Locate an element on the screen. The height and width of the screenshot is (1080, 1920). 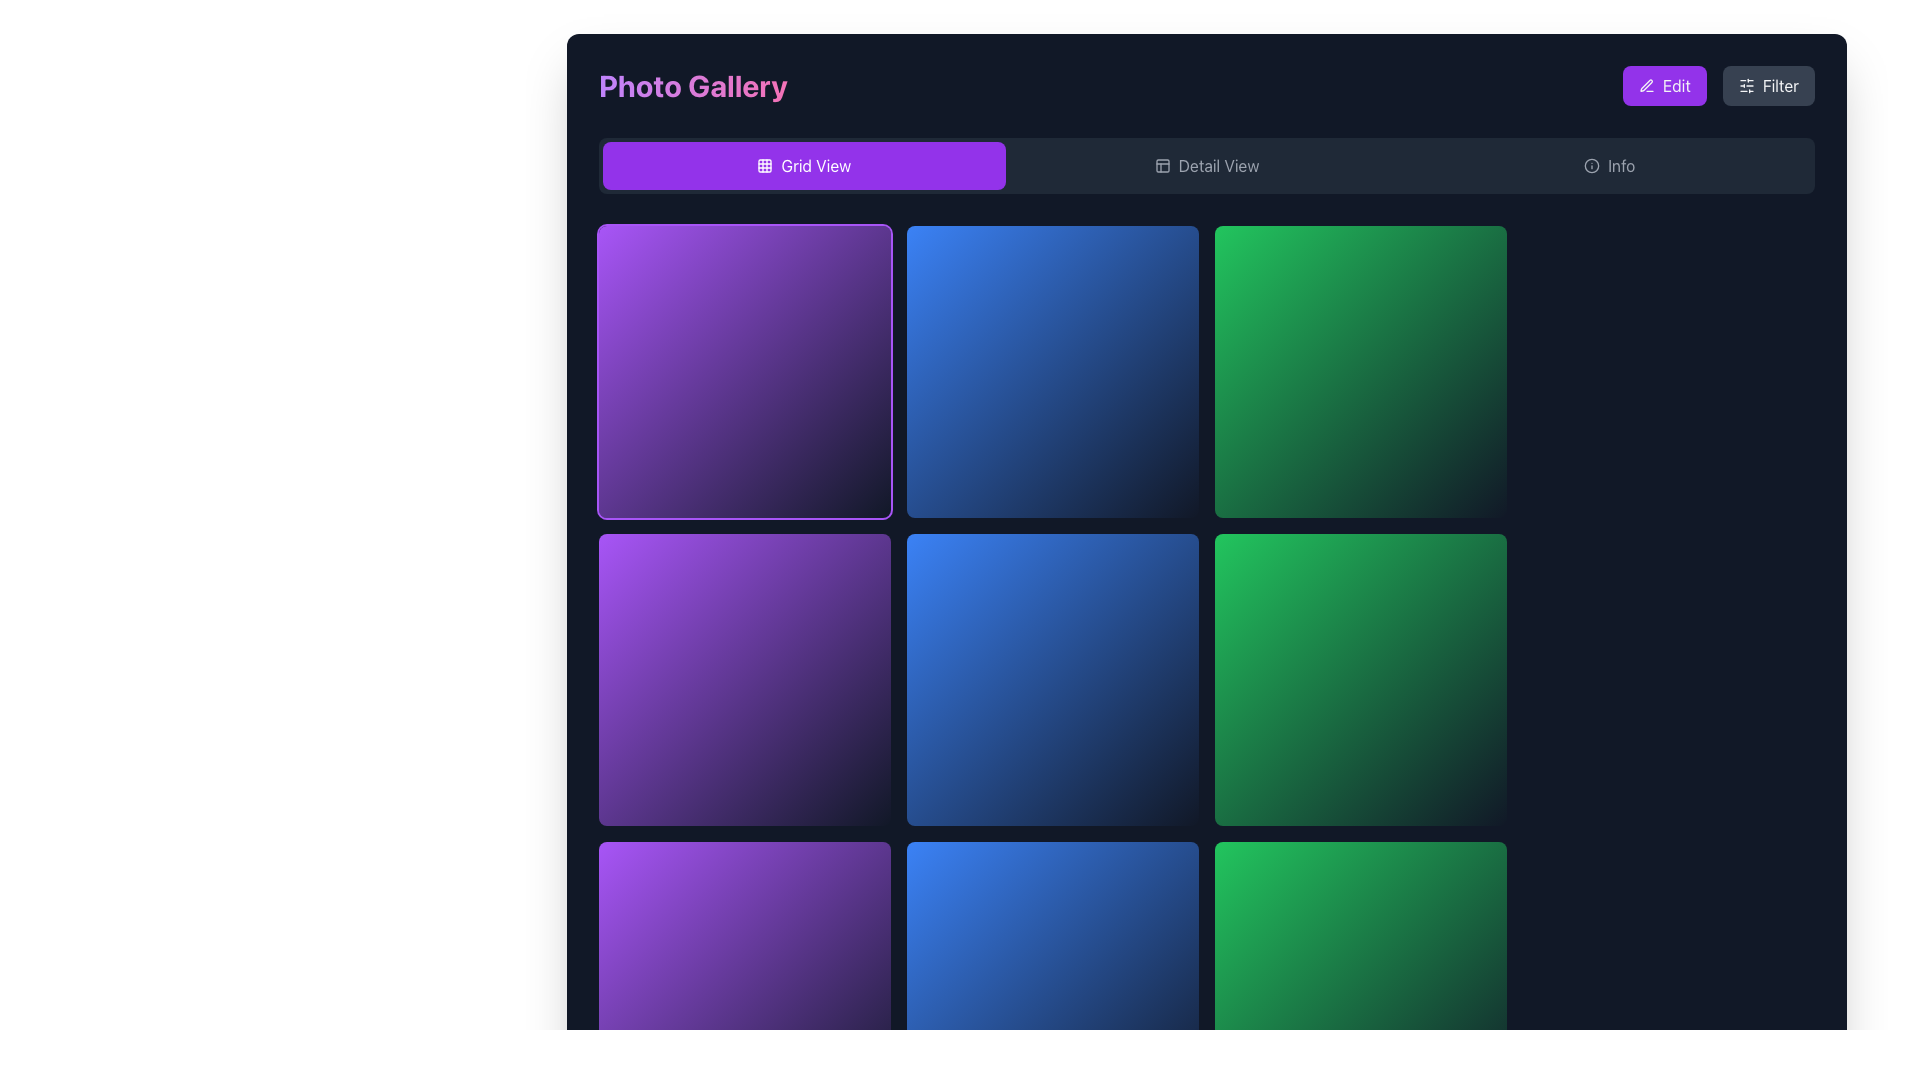
the clickable grid item located in the second cell of the second row to trigger the group-hover style effect is located at coordinates (743, 678).